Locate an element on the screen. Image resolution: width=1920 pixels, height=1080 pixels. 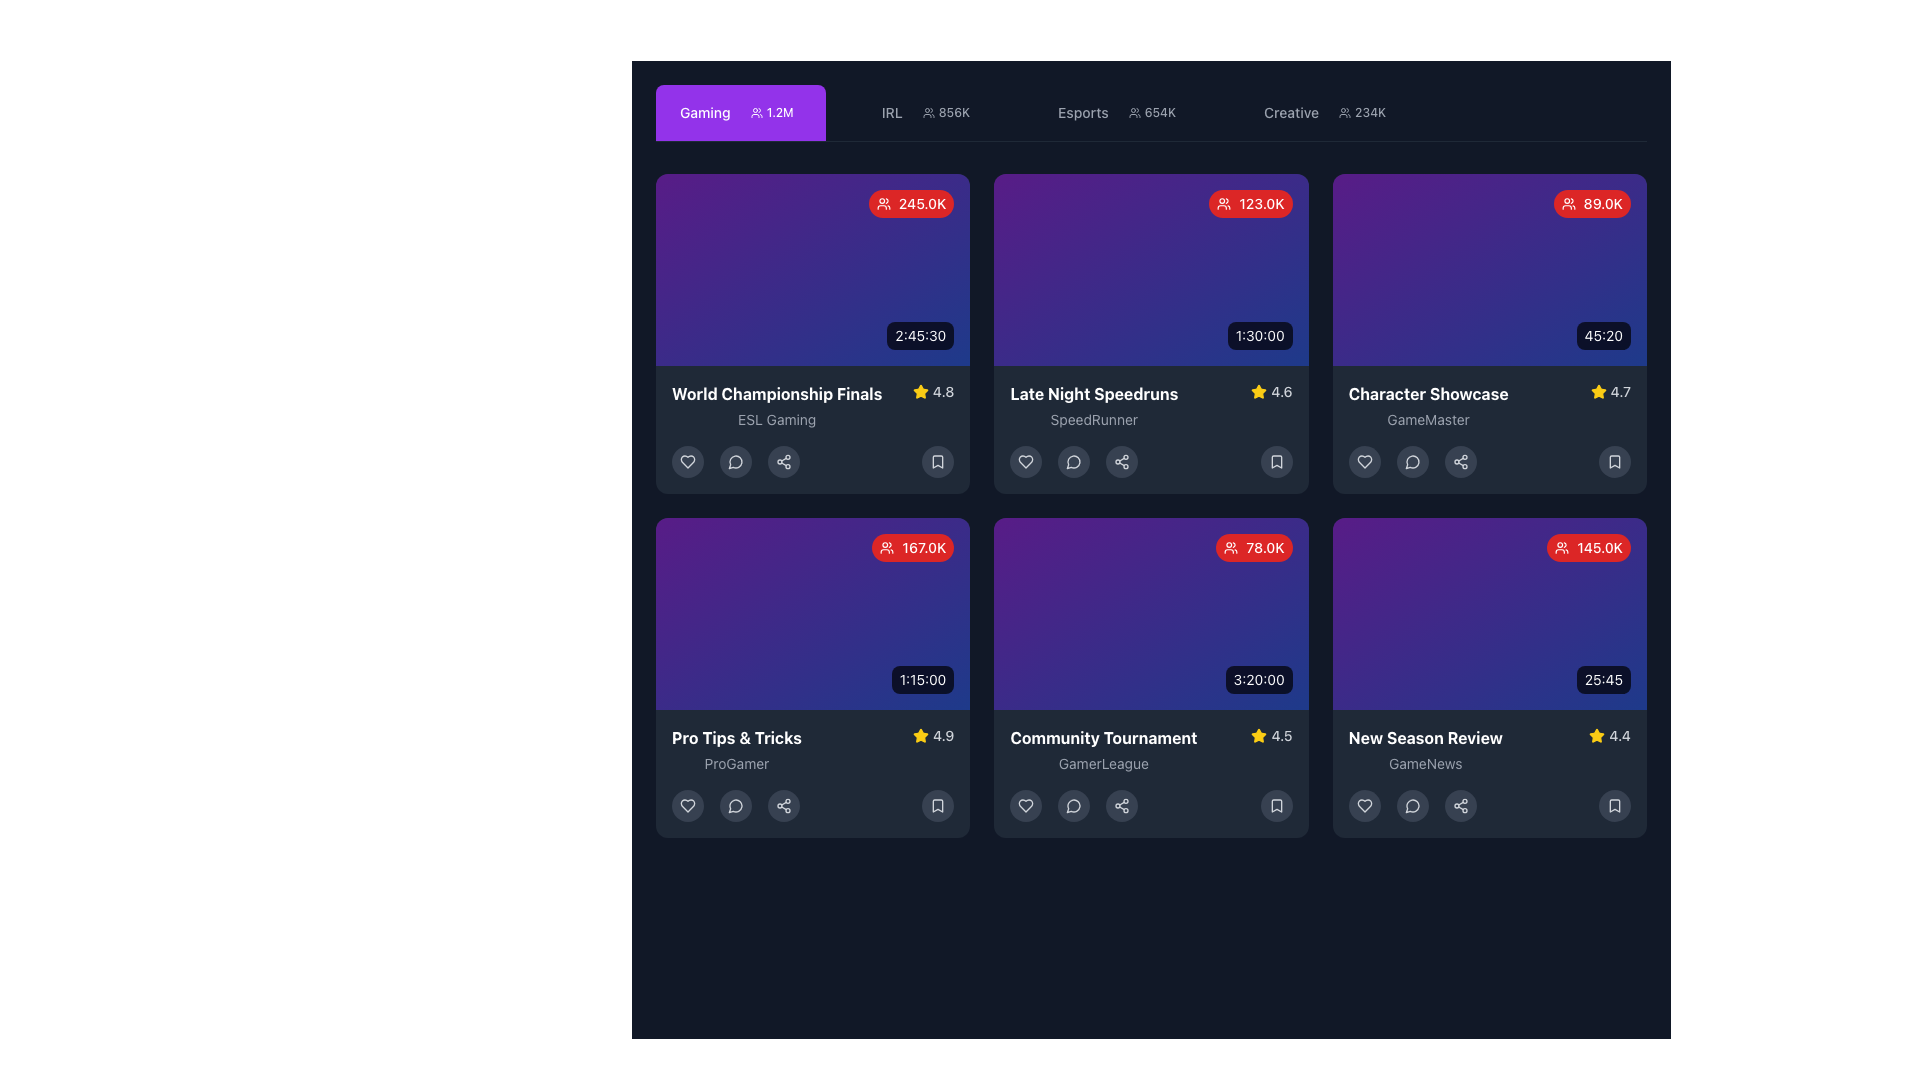
the Informative badge displaying the count or metric related to the 'Gaming' category, located in the header section next to the 'Gaming' label is located at coordinates (771, 112).